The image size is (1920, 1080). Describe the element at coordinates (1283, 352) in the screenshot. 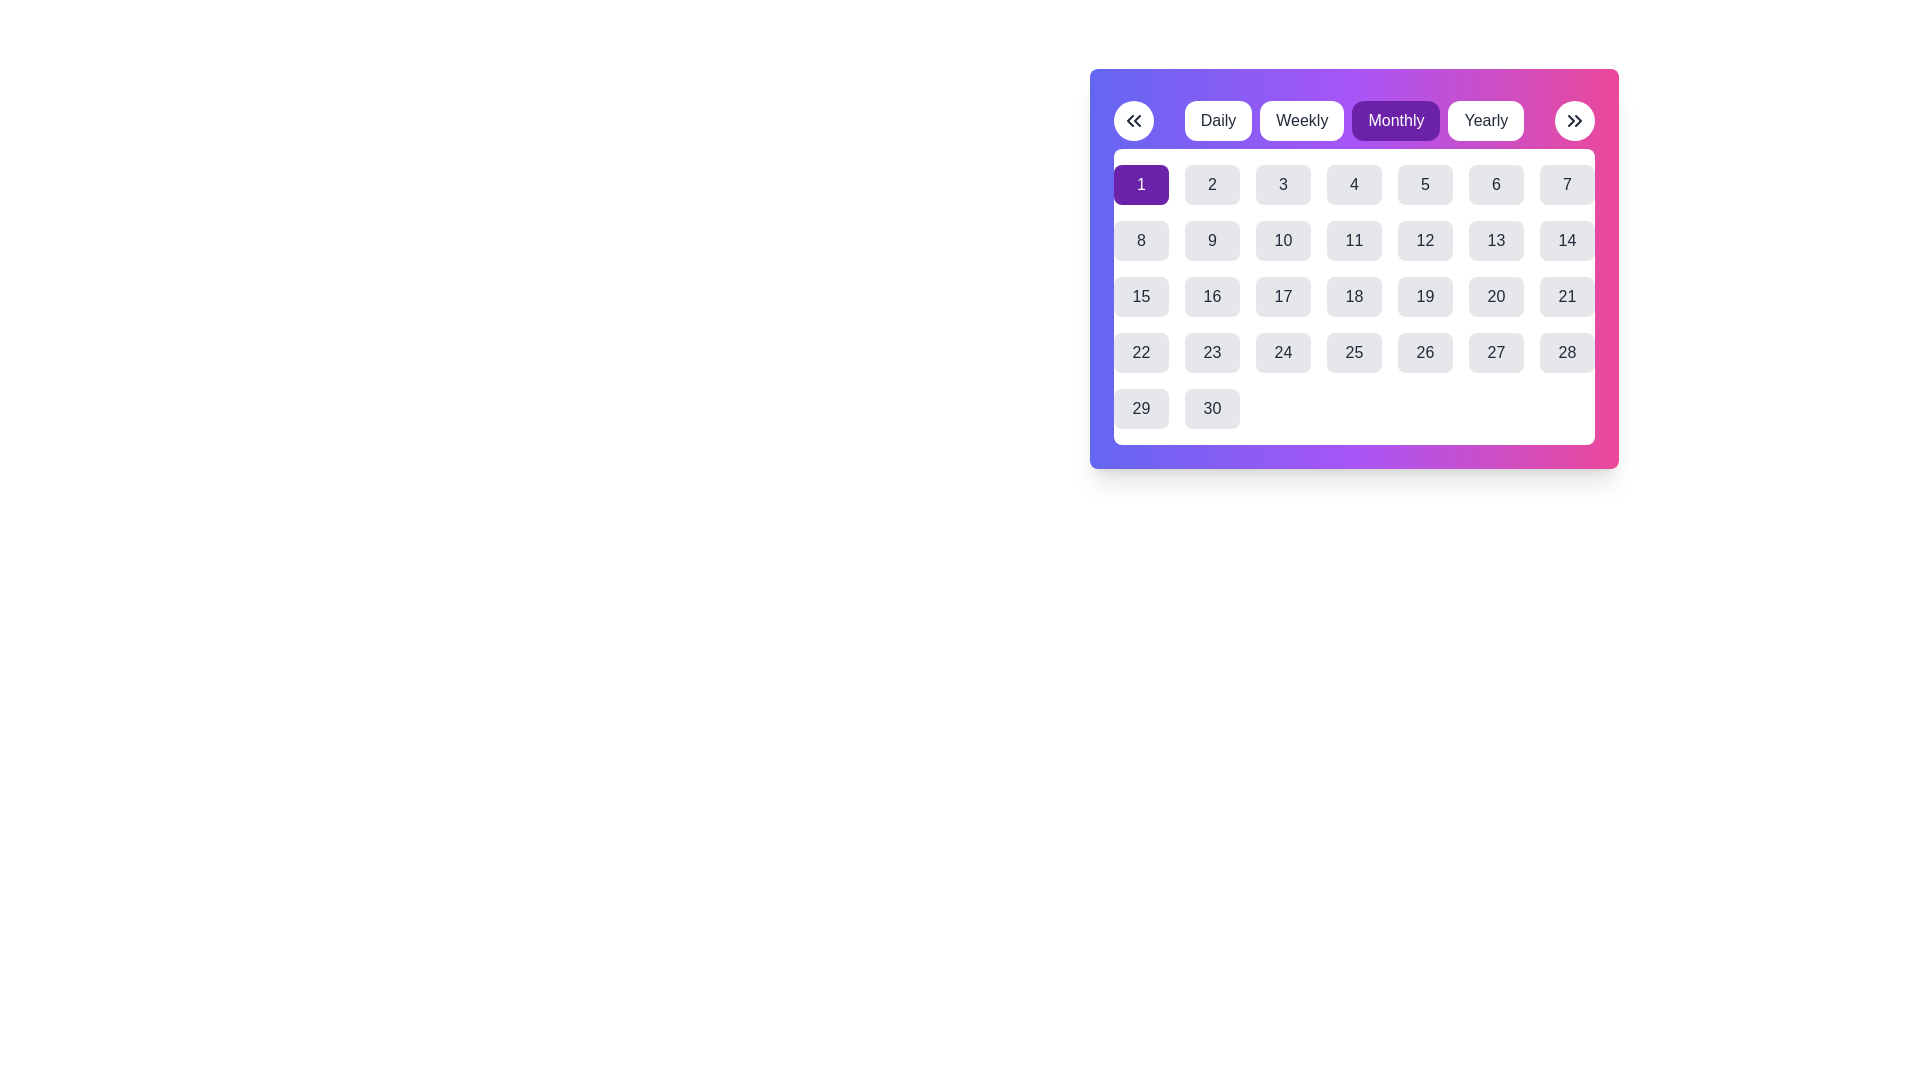

I see `the selectable day button located in the fifth row and fourth column of the calendar grid` at that location.